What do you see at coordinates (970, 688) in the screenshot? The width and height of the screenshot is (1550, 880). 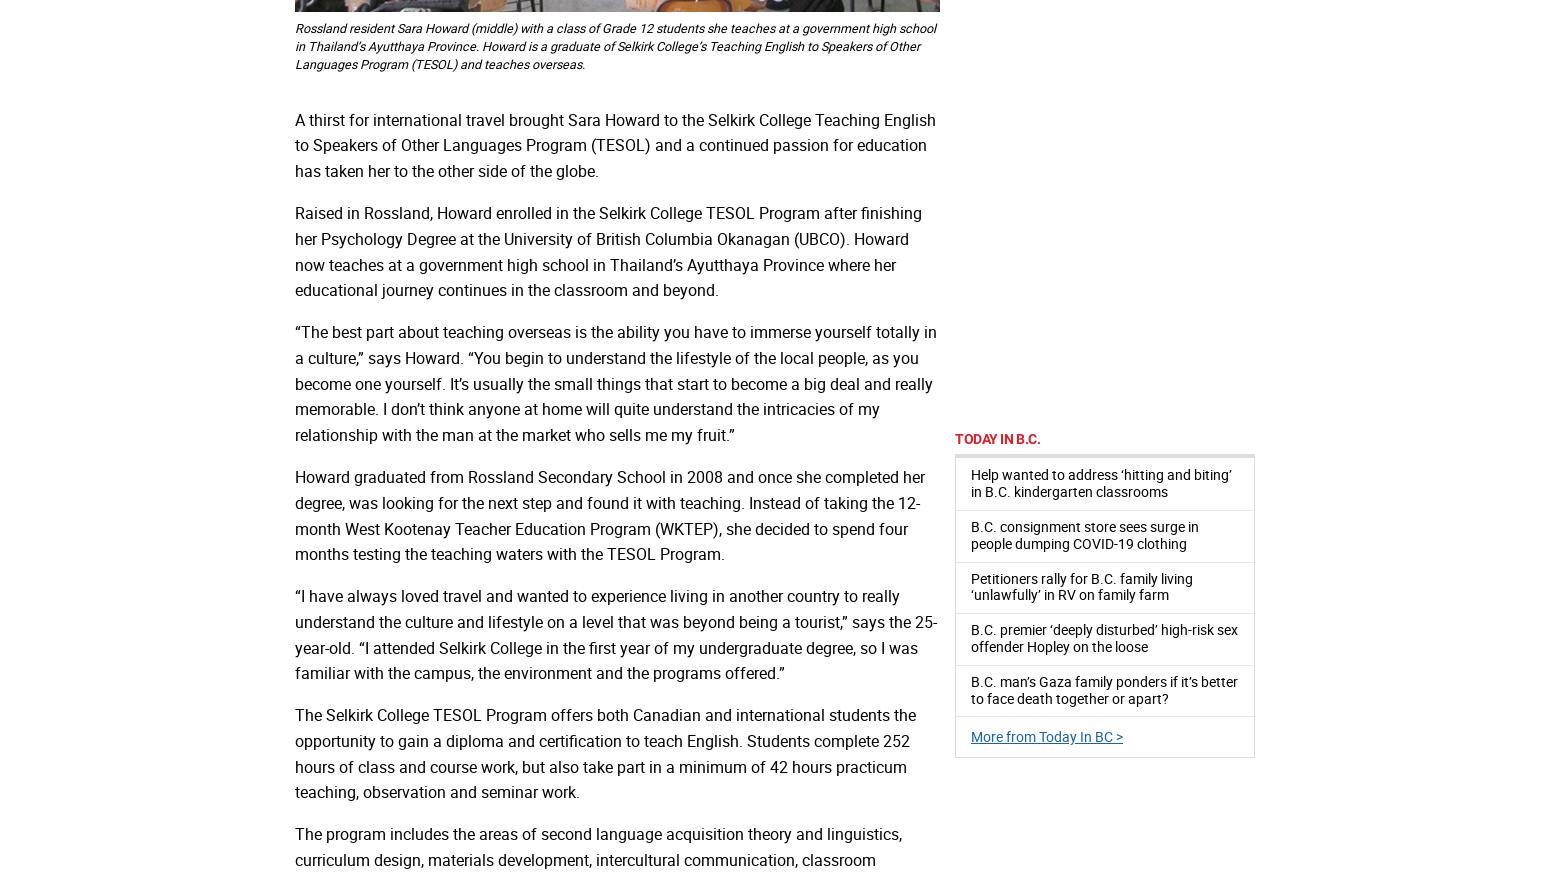 I see `'B.C. man’s Gaza family ponders if it’s better to face death together or apart?'` at bounding box center [970, 688].